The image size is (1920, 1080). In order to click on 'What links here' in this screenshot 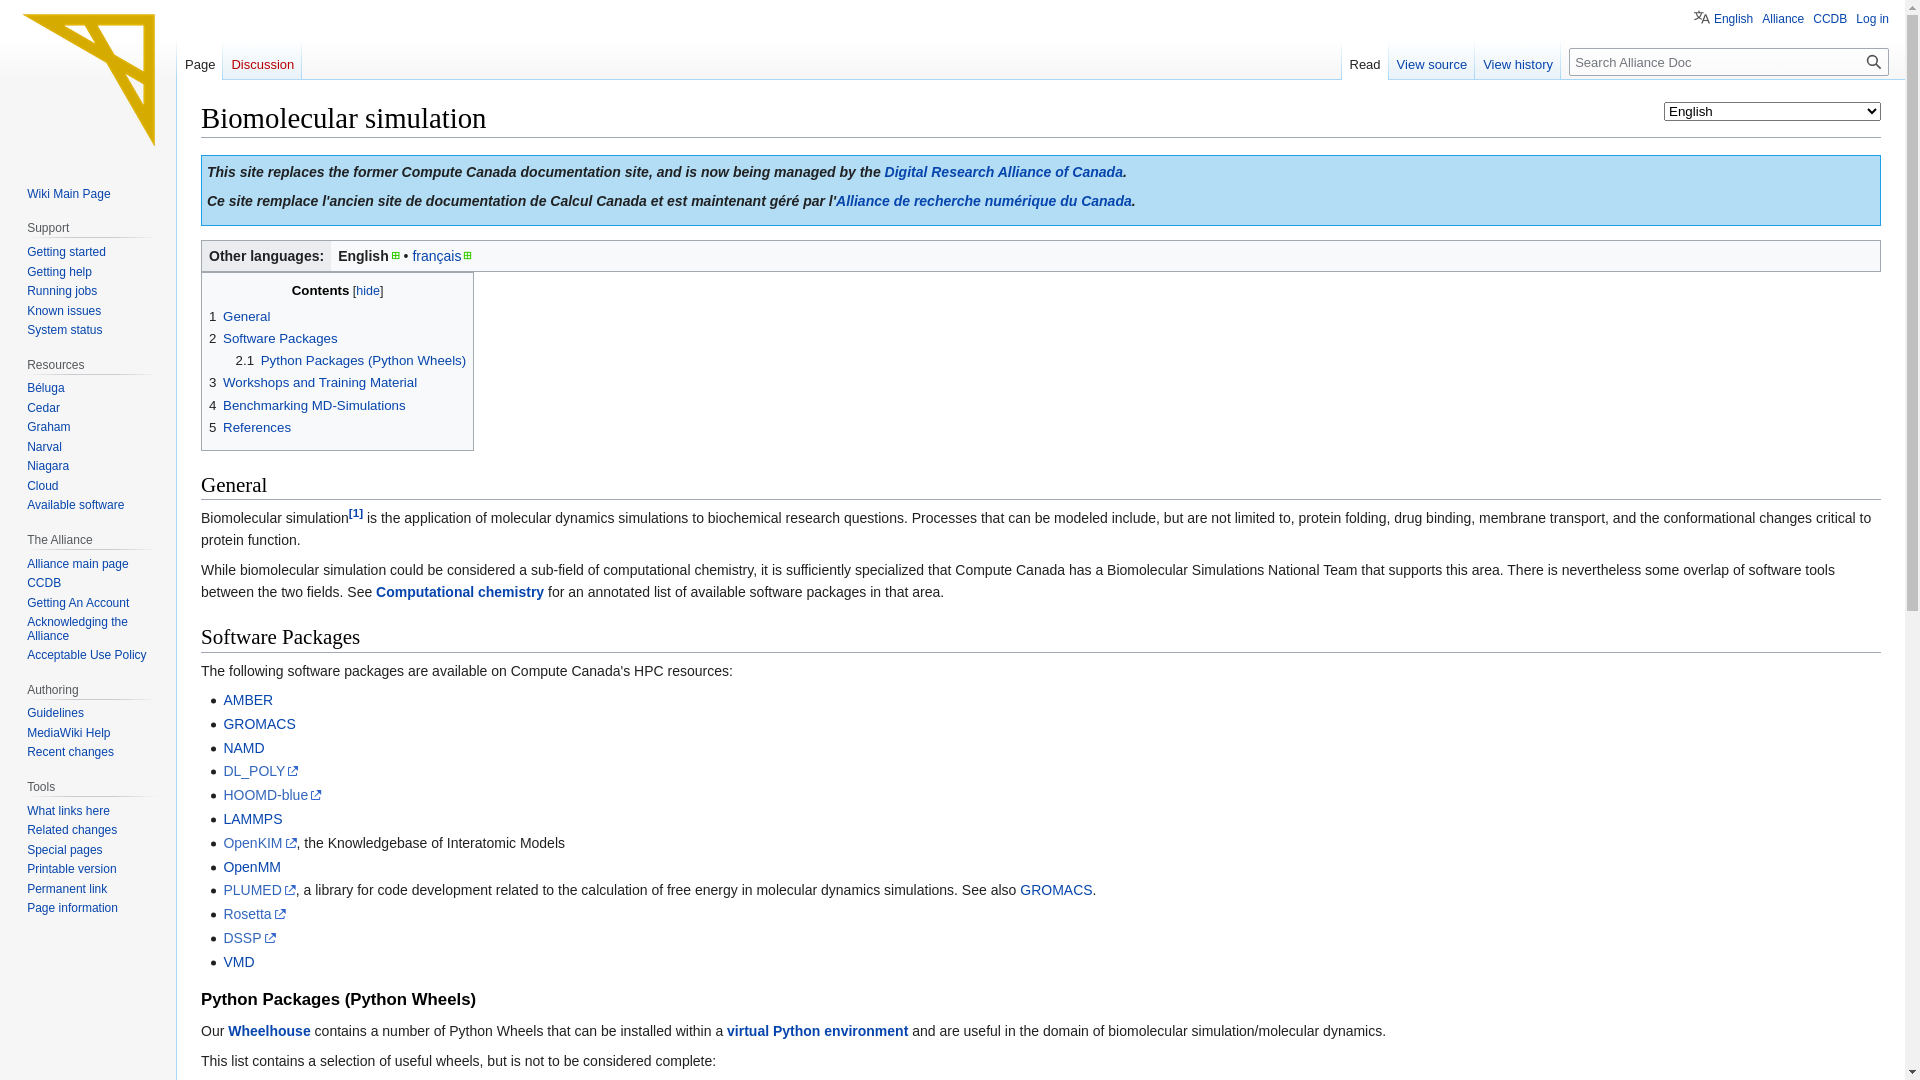, I will do `click(68, 810)`.